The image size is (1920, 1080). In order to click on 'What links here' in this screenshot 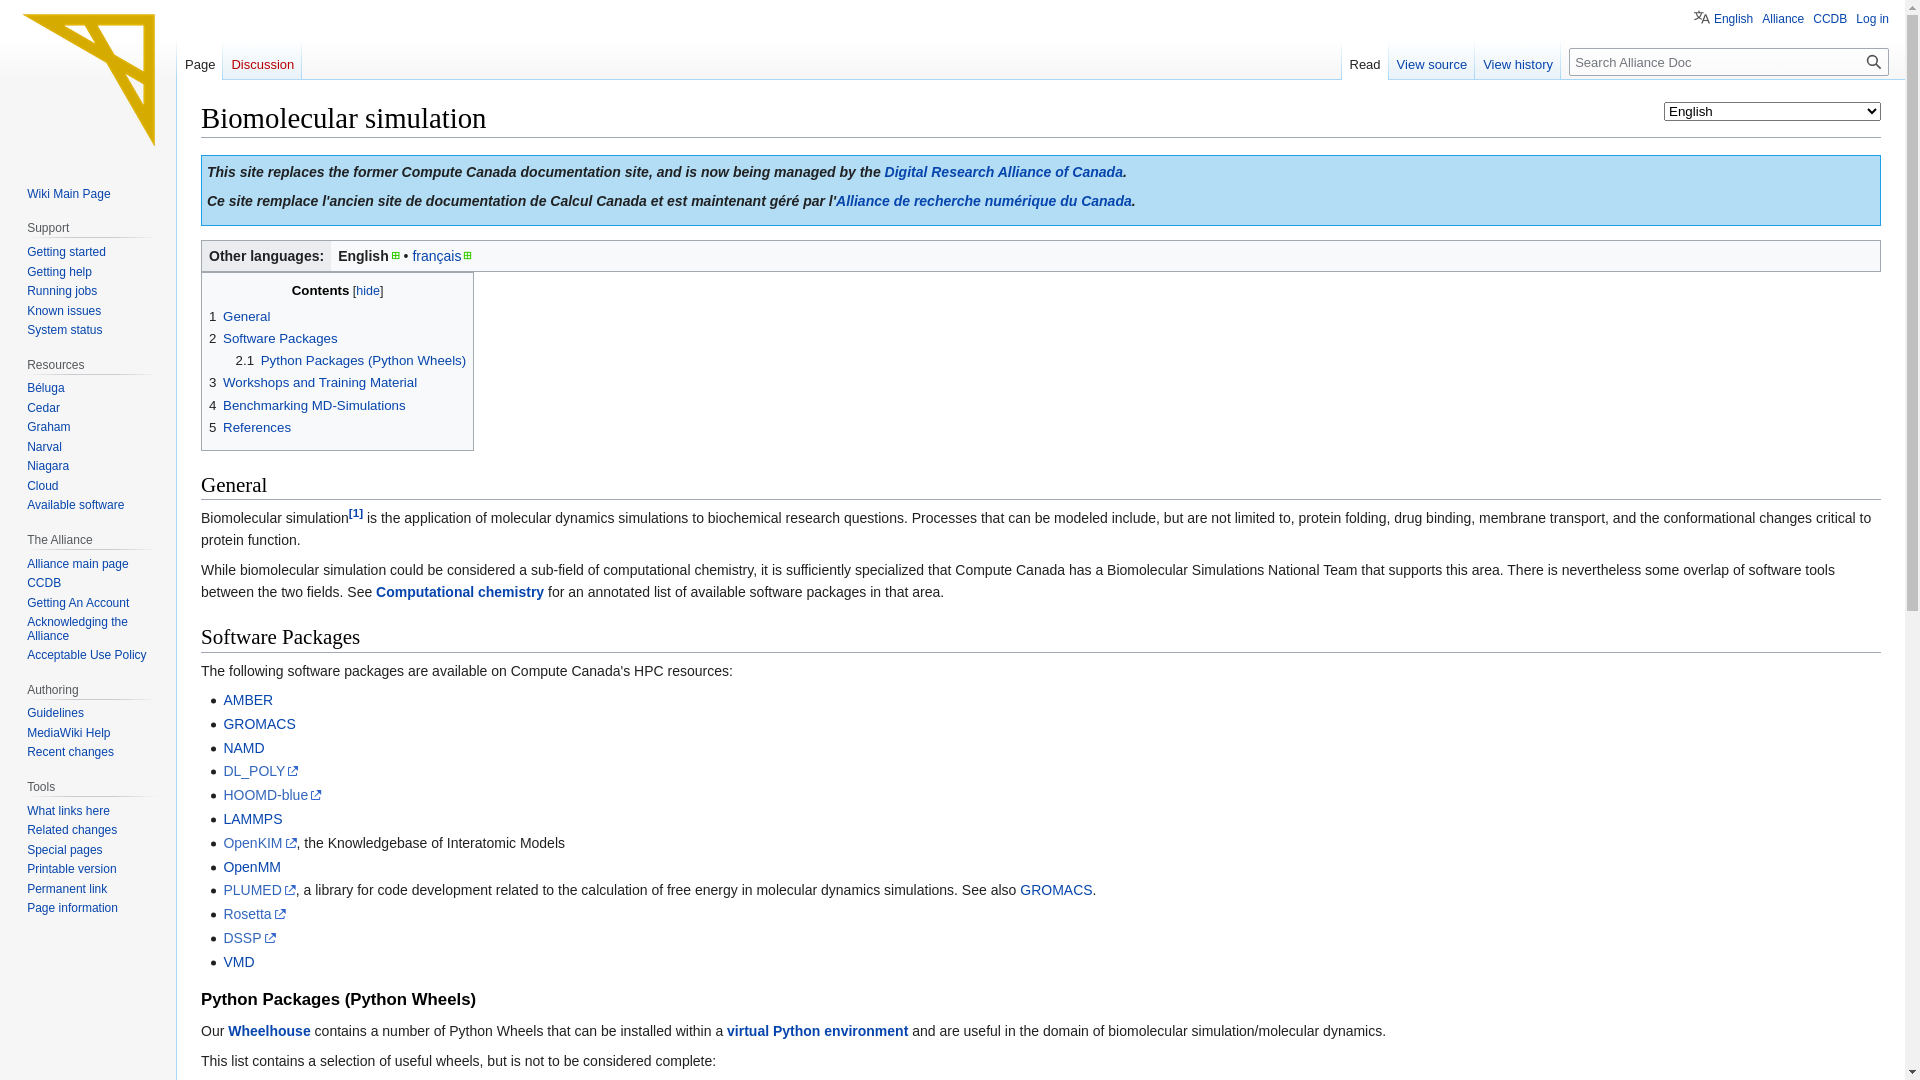, I will do `click(68, 810)`.